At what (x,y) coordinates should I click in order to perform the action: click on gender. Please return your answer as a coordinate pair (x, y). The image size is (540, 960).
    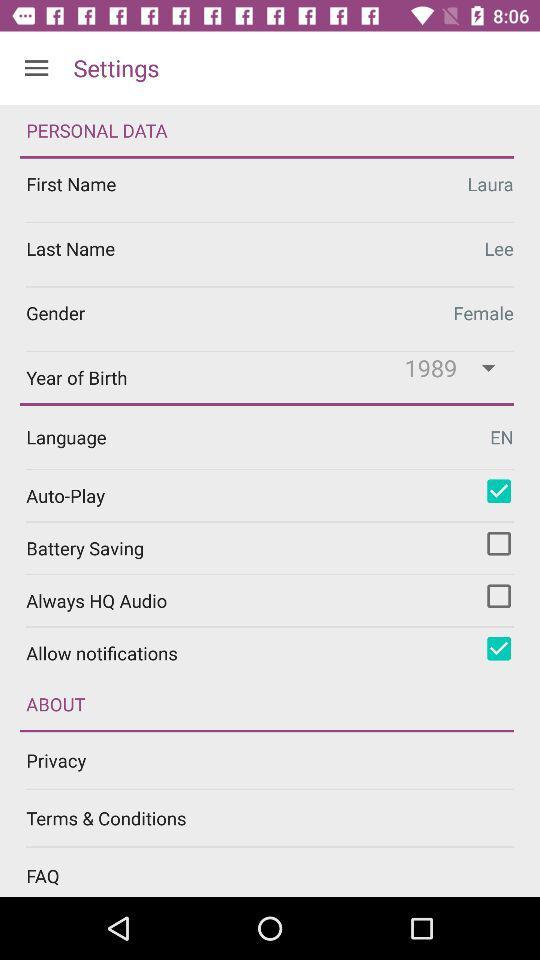
    Looking at the image, I should click on (270, 319).